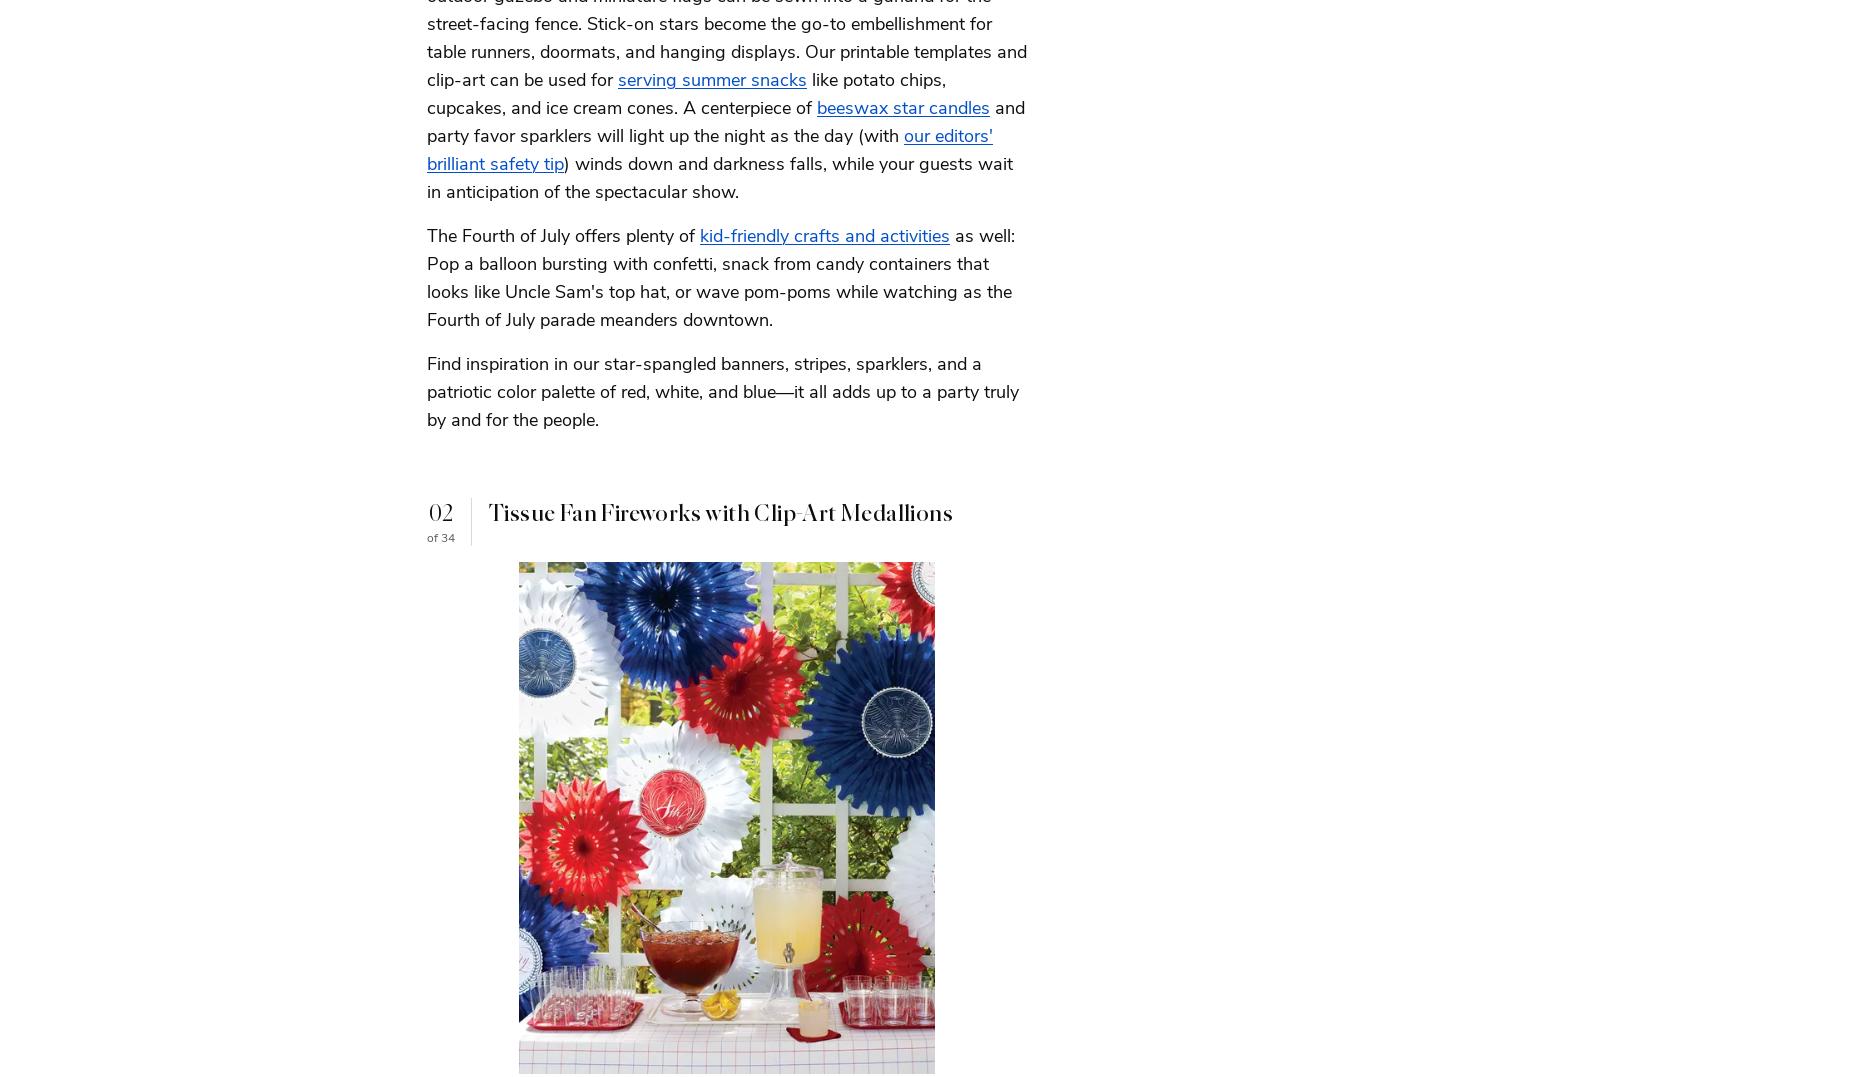 The height and width of the screenshot is (1077, 1850). What do you see at coordinates (686, 92) in the screenshot?
I see `'like potato chips, cupcakes, and ice cream cones. A centerpiece of'` at bounding box center [686, 92].